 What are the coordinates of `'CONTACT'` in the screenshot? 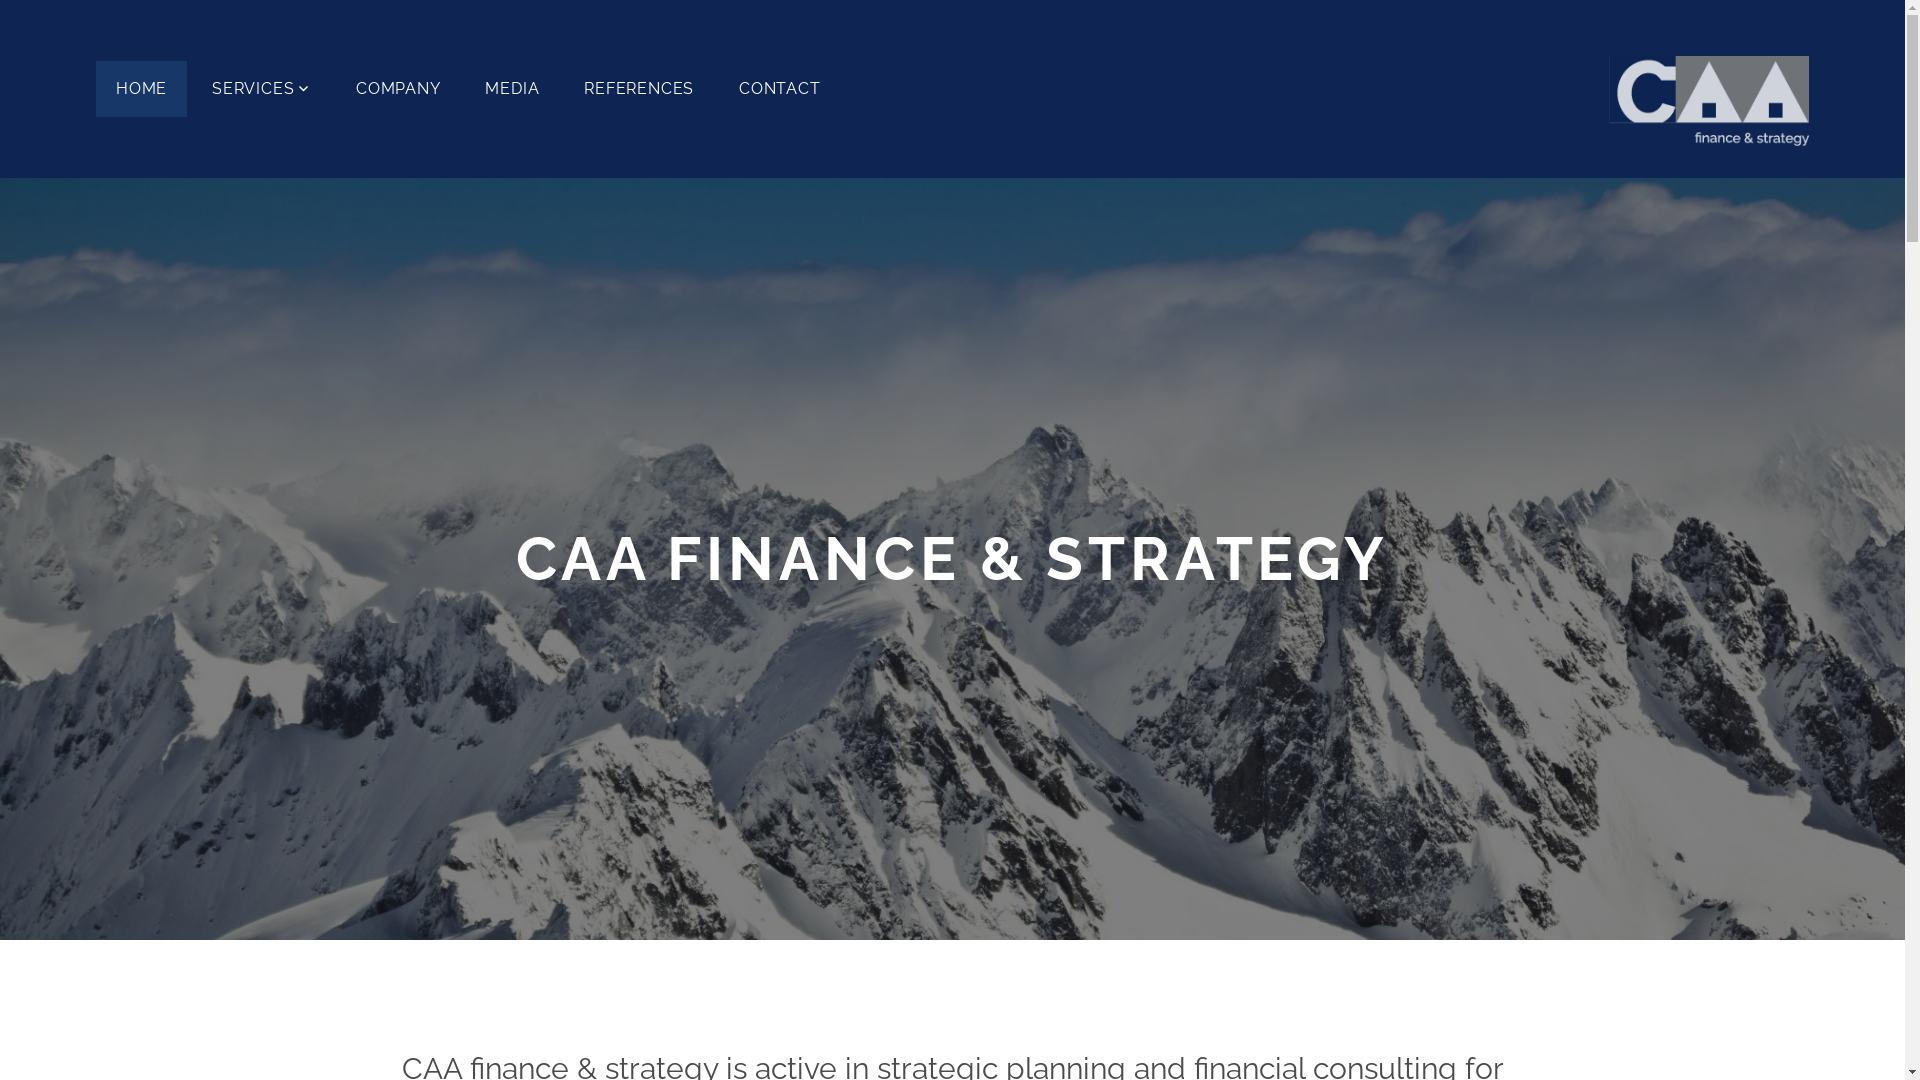 It's located at (778, 87).